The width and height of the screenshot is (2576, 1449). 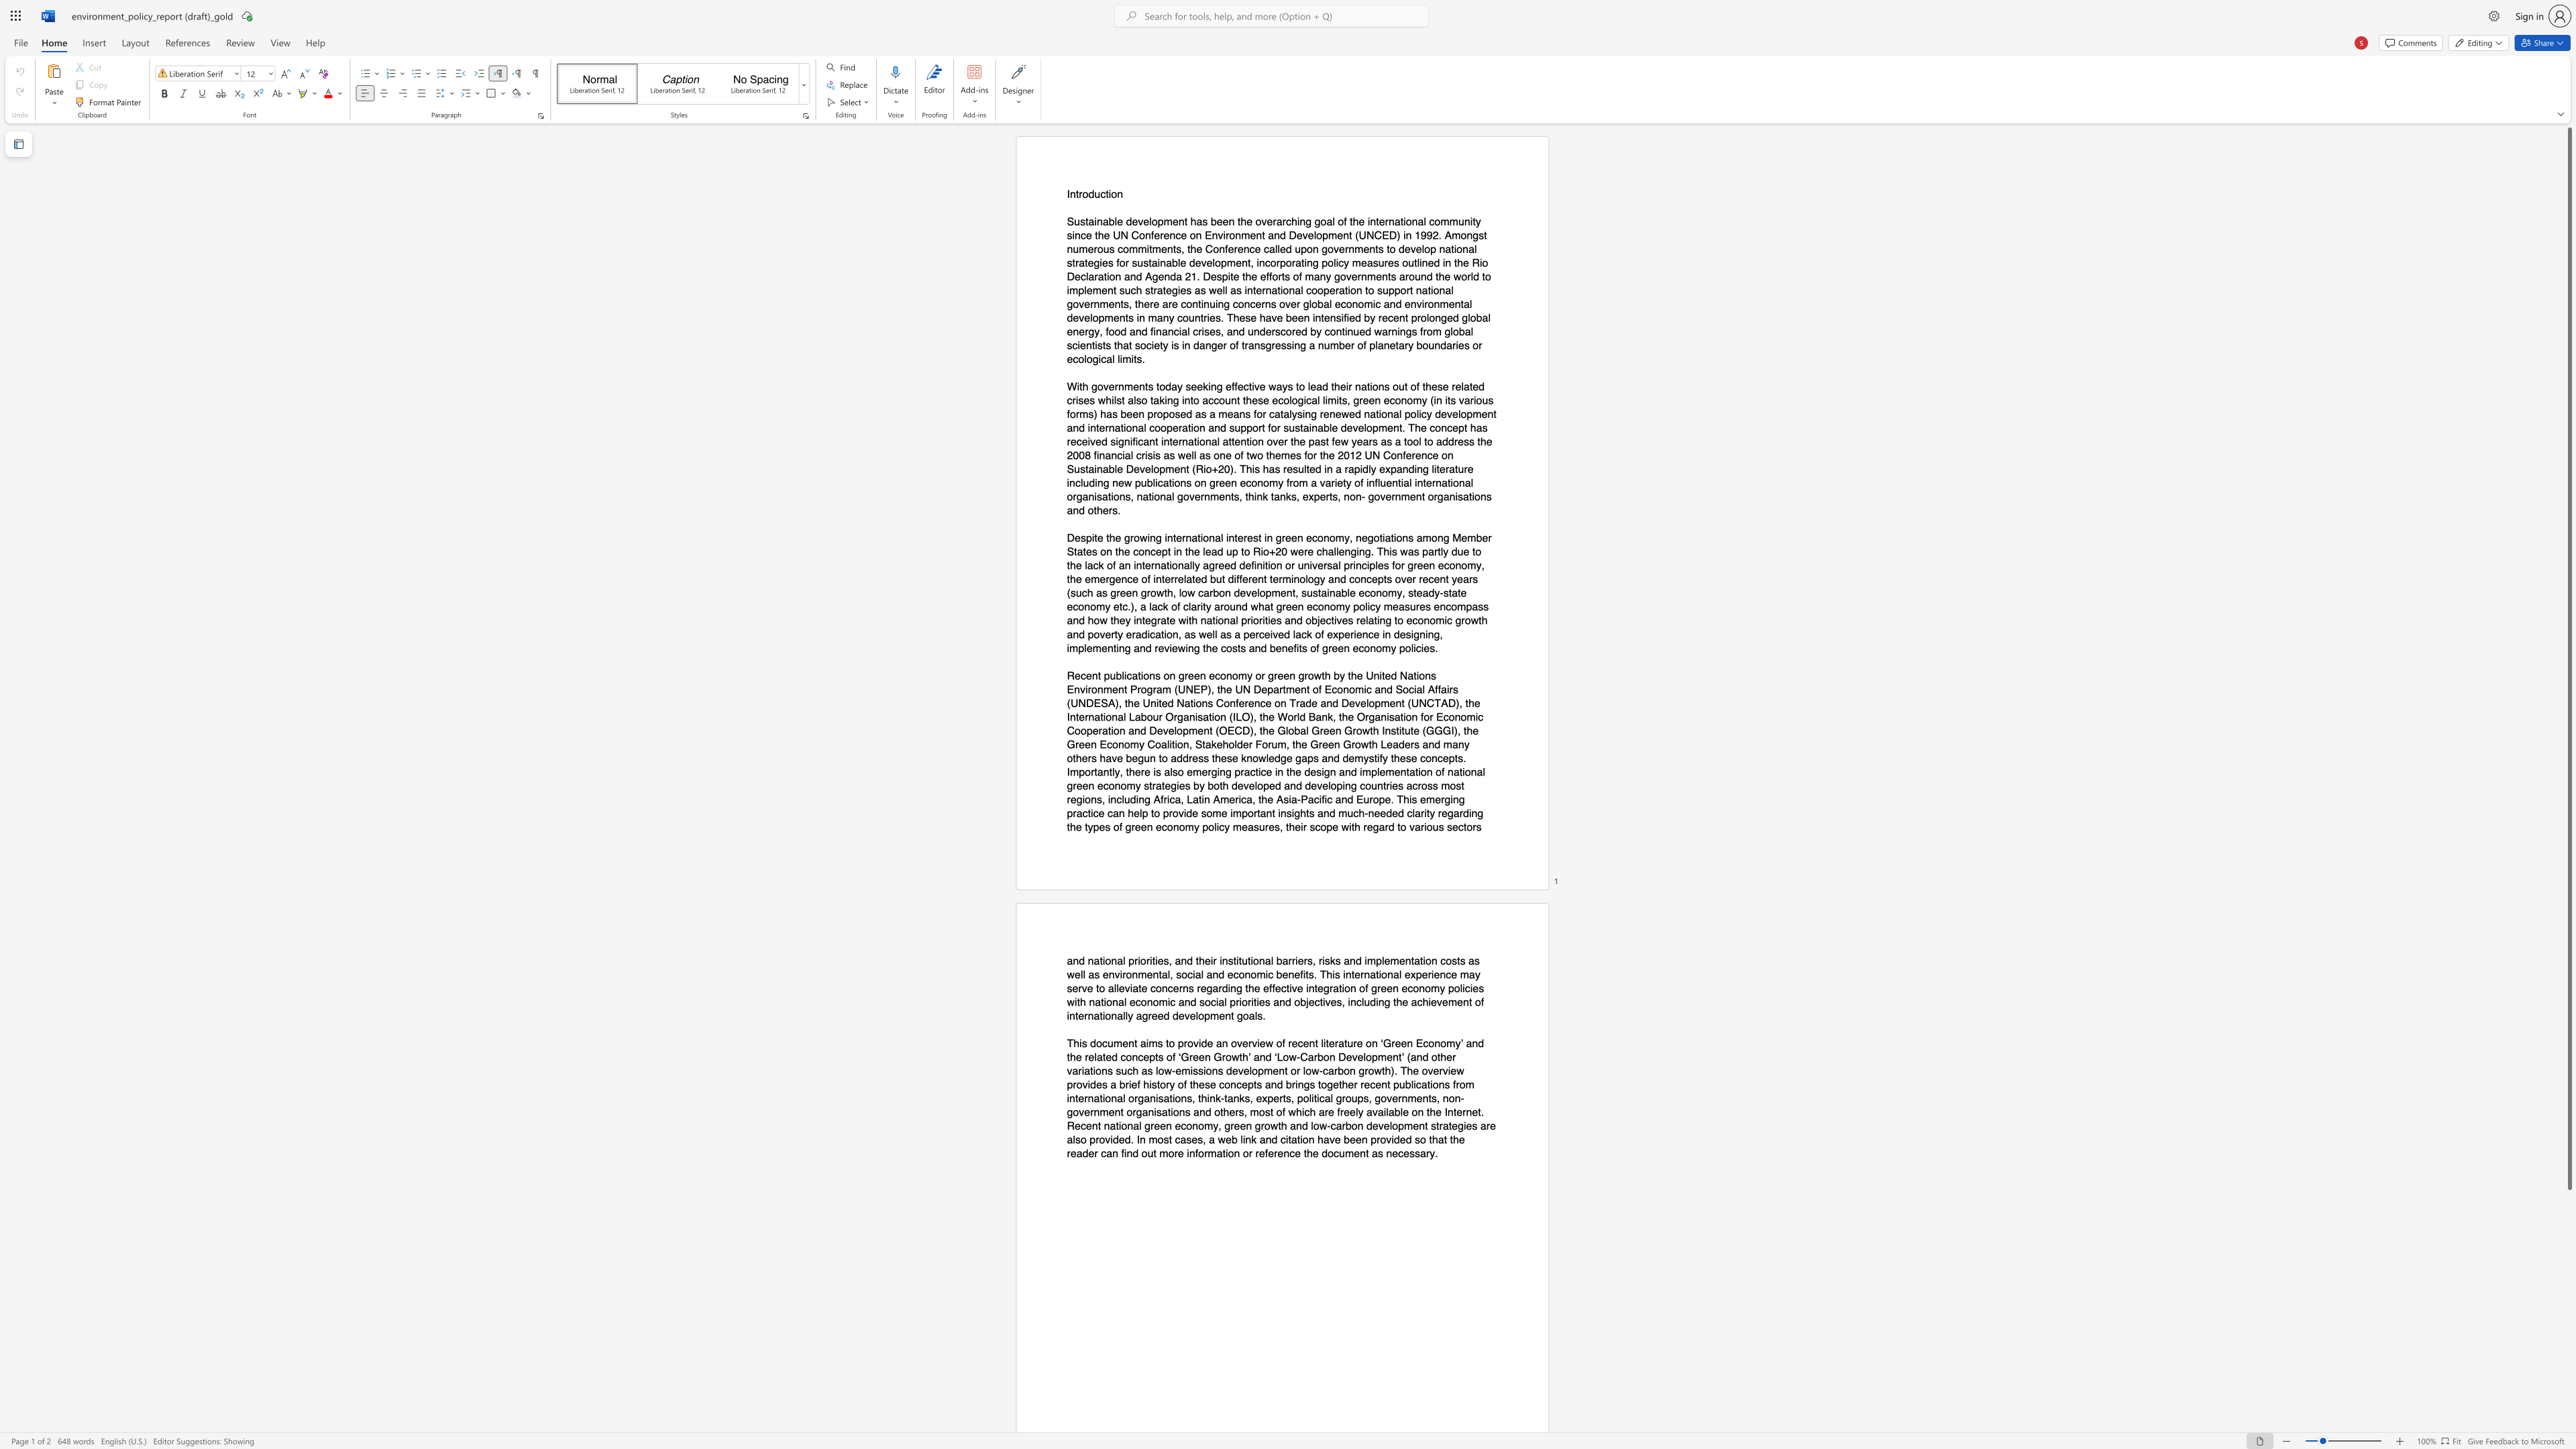 I want to click on the page's right scrollbar for downward movement, so click(x=2568, y=1253).